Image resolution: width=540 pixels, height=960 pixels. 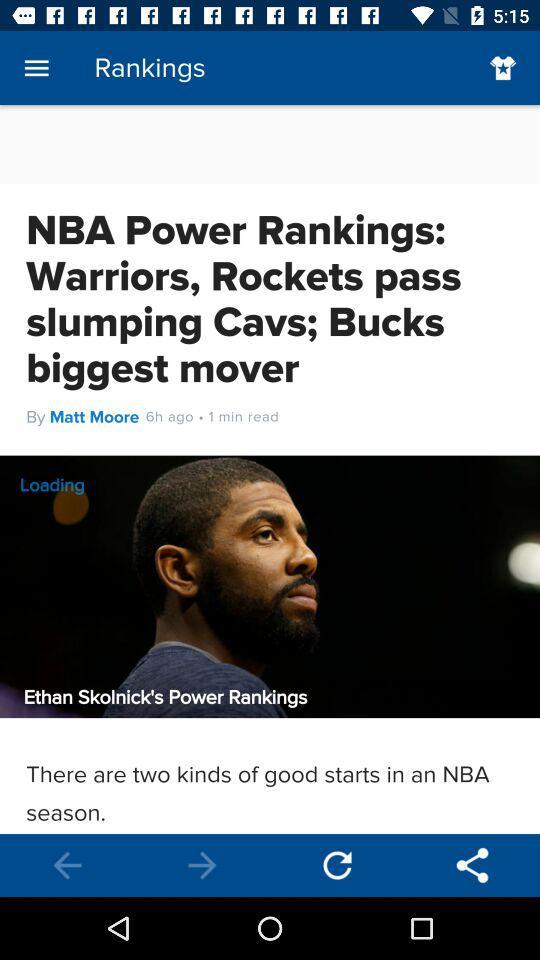 I want to click on share button, so click(x=472, y=864).